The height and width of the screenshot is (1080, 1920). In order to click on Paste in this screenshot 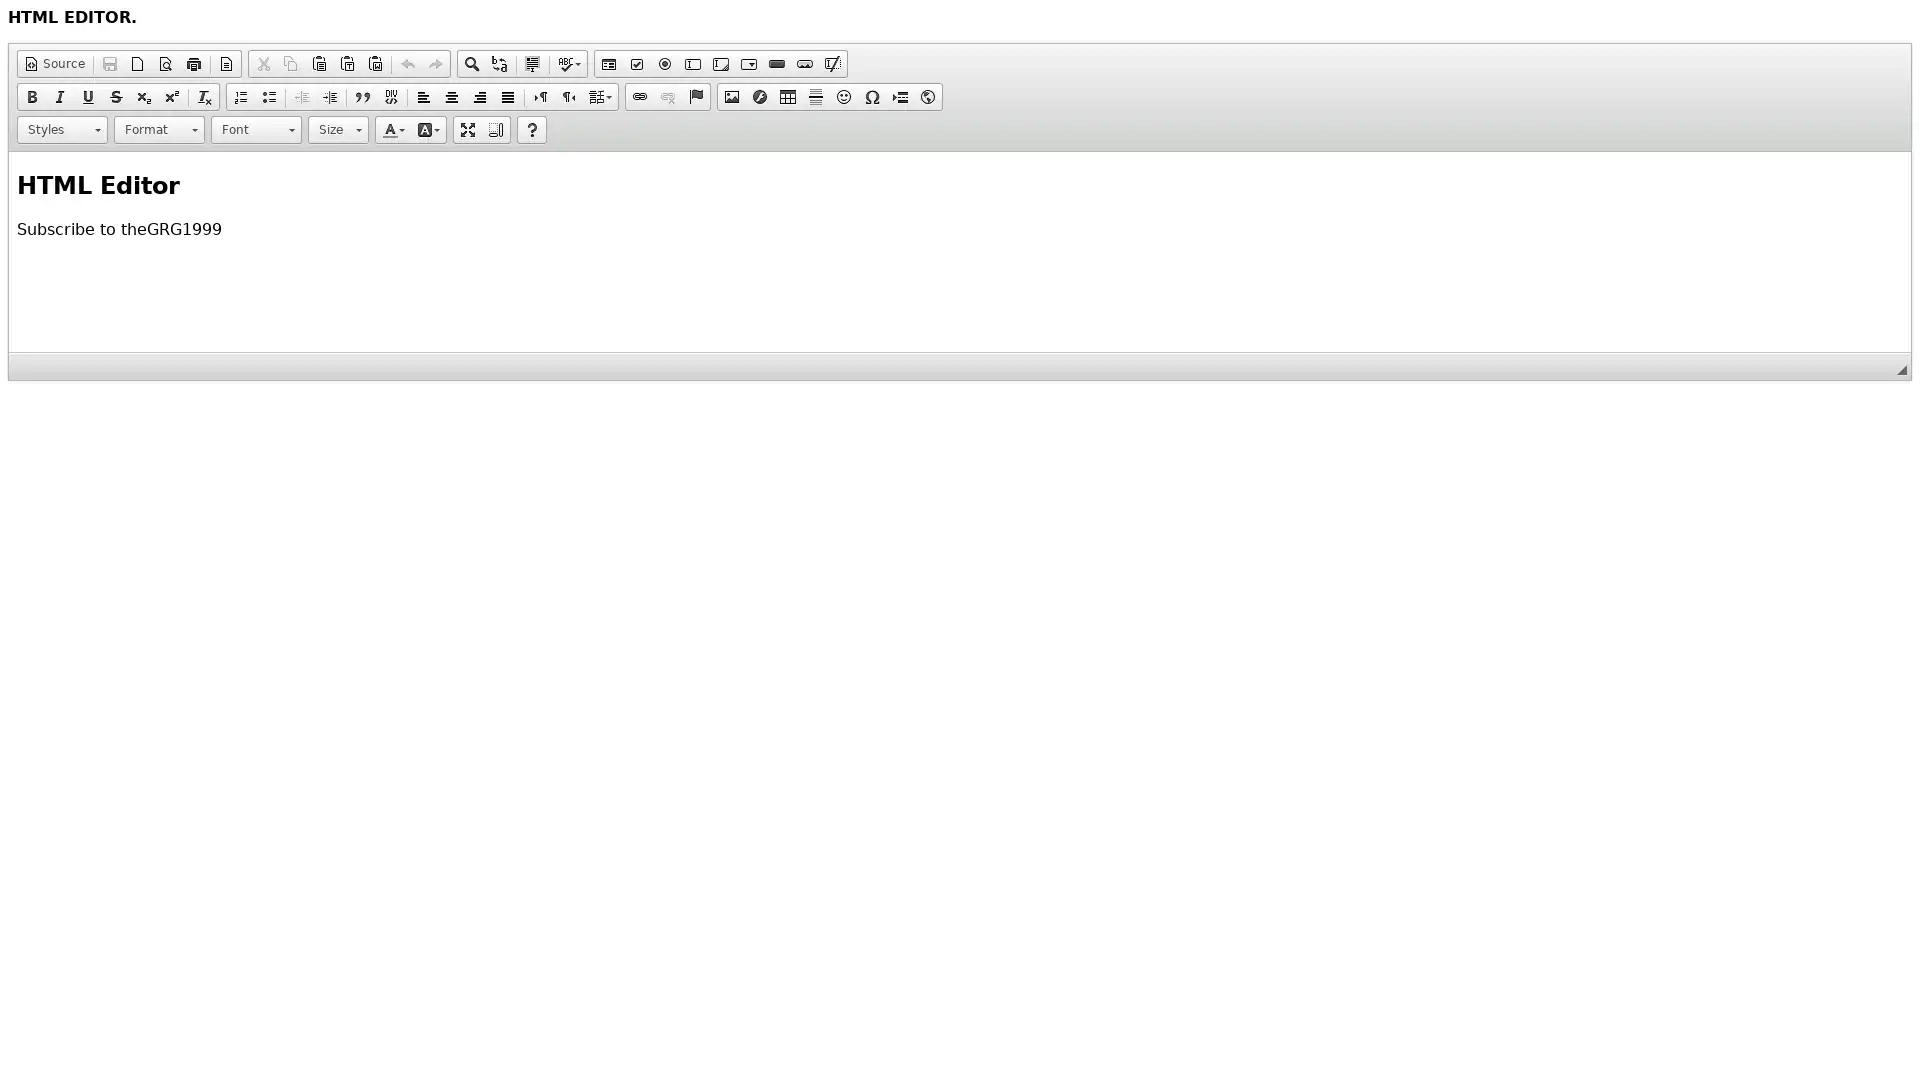, I will do `click(317, 63)`.